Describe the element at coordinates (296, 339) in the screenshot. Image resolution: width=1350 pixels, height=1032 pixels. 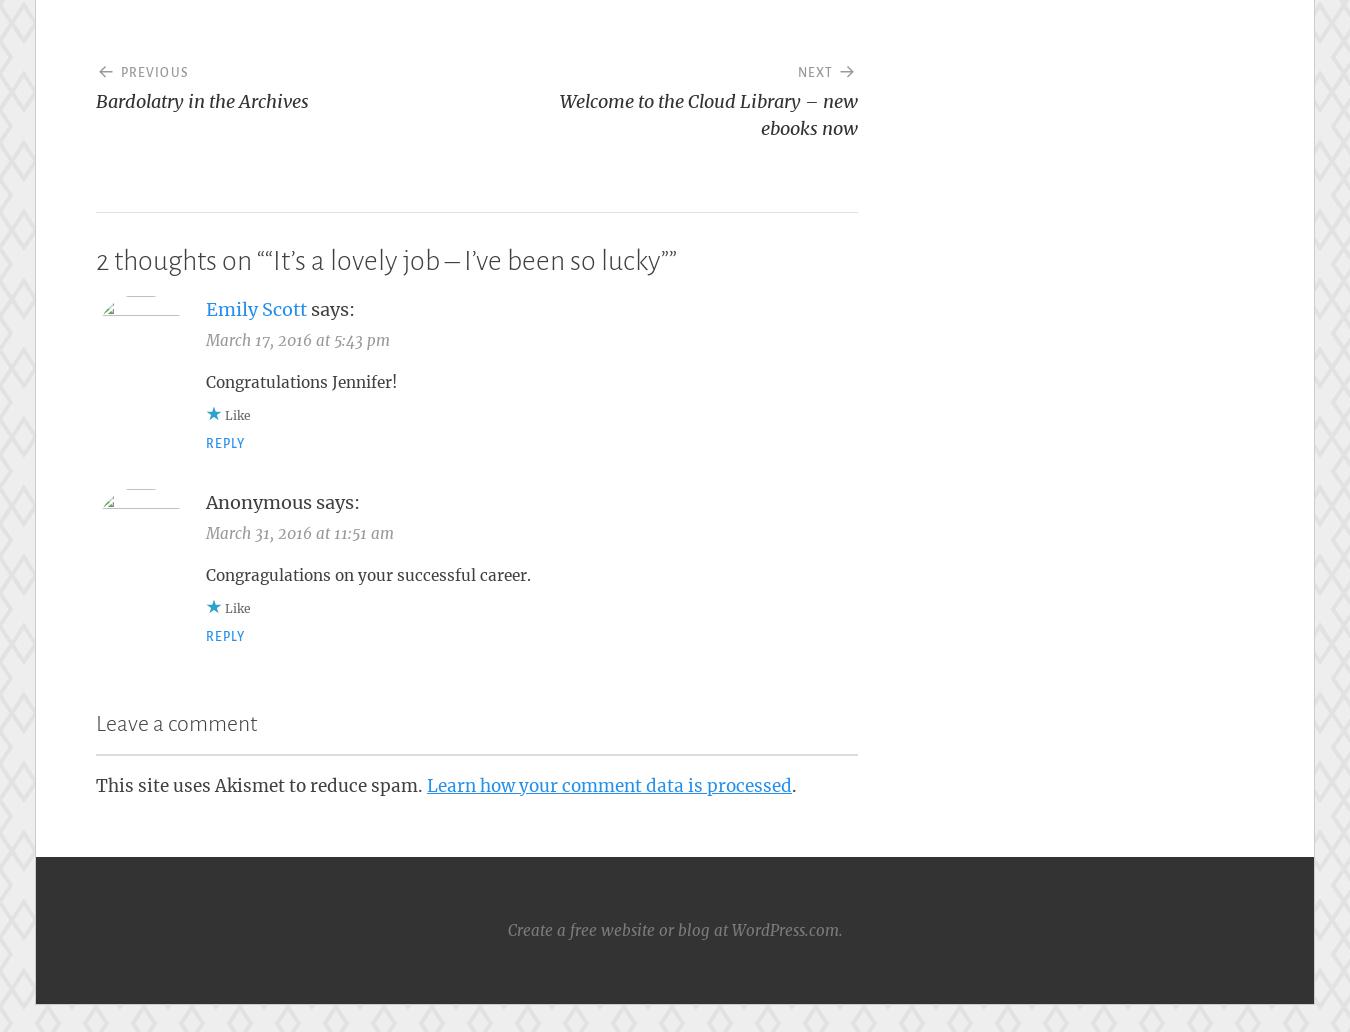
I see `'March 17, 2016 at 5:43 pm'` at that location.